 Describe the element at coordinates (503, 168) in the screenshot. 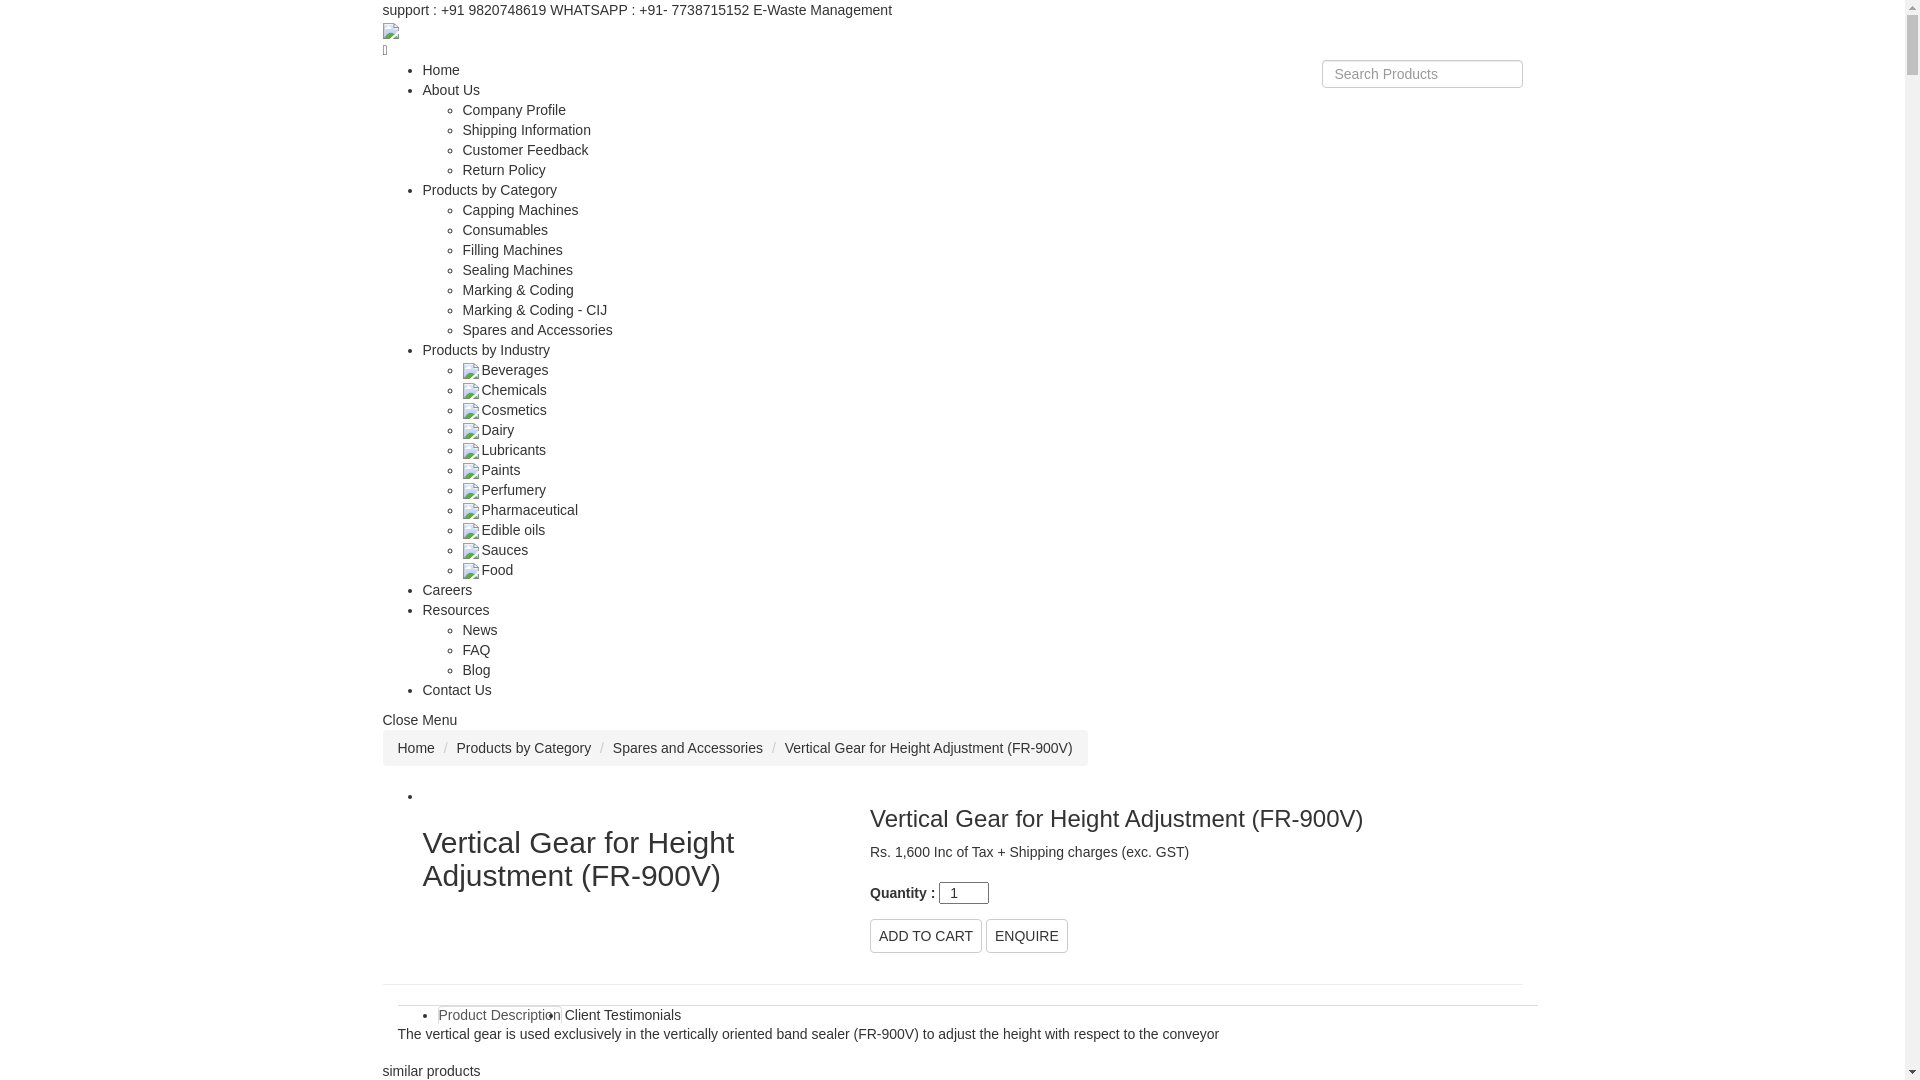

I see `'Return Policy'` at that location.